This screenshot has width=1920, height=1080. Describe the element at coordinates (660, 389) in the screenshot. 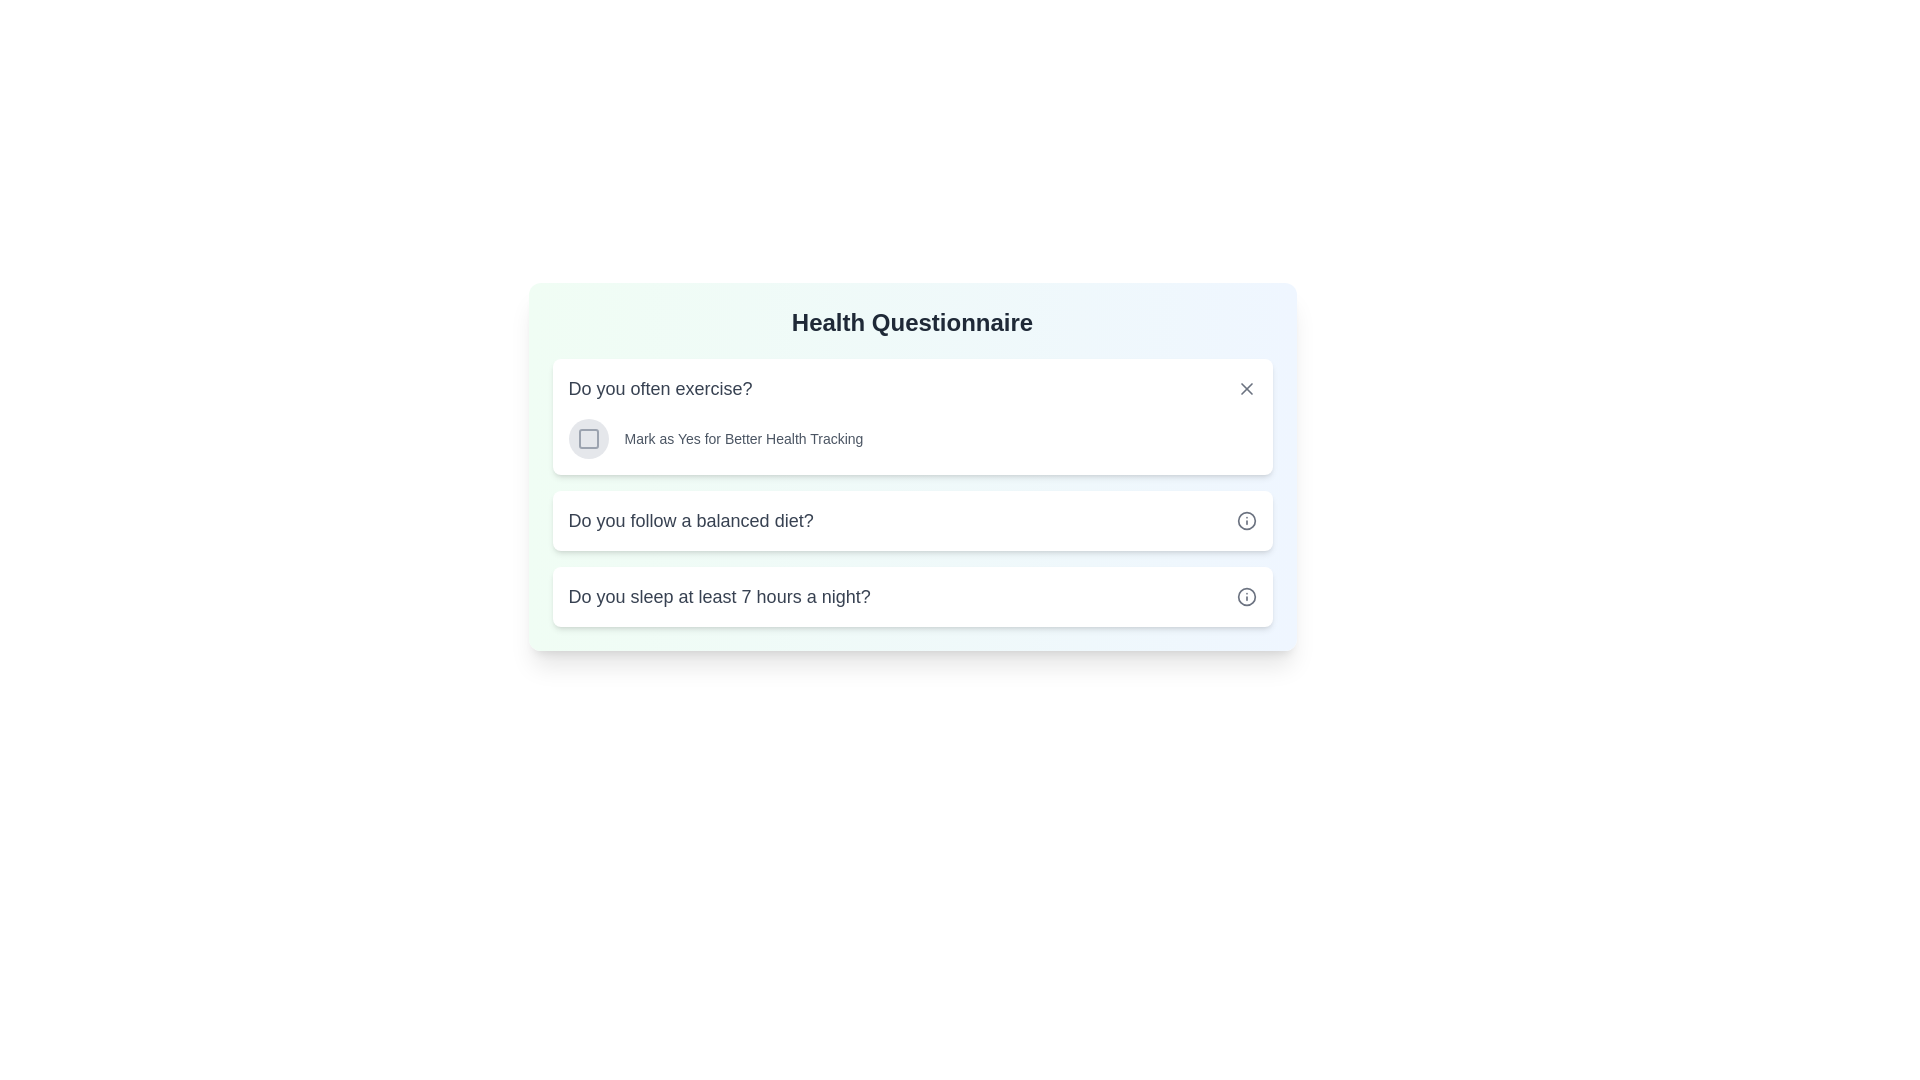

I see `the text label in the Health Questionnaire section that presents a question to the user, located above a checkbox` at that location.